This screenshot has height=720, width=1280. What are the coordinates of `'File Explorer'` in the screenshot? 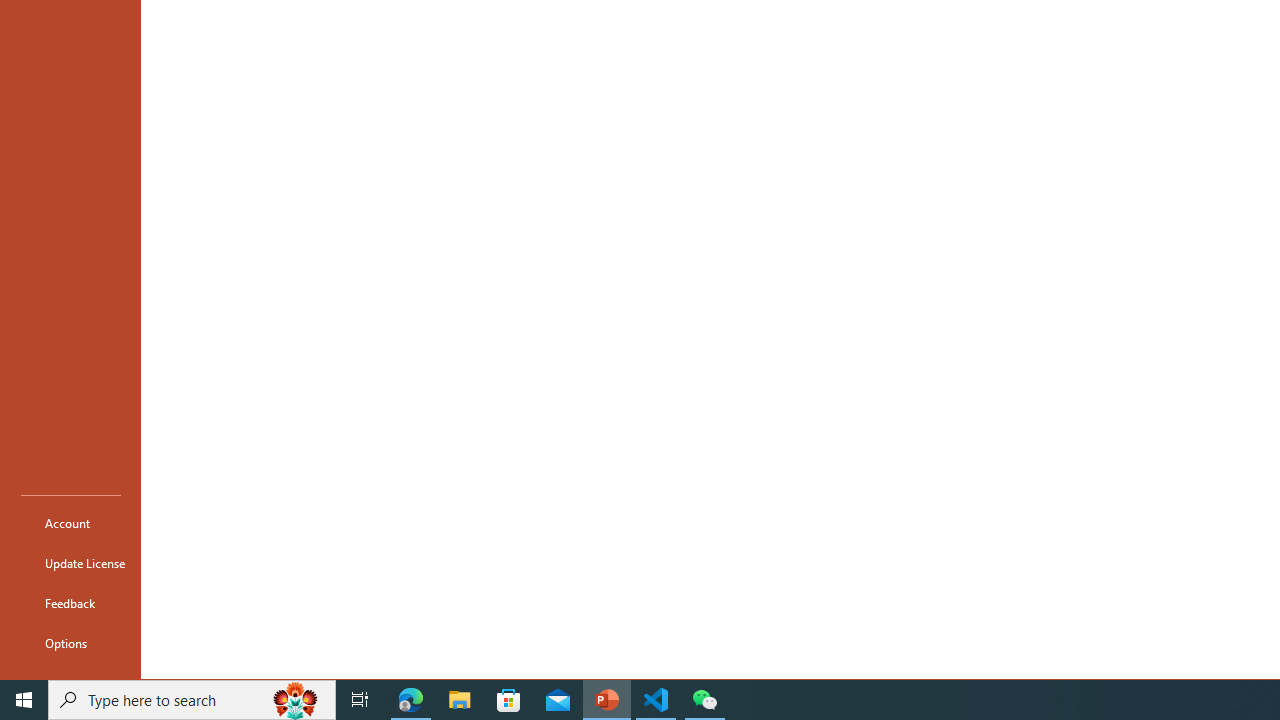 It's located at (459, 698).